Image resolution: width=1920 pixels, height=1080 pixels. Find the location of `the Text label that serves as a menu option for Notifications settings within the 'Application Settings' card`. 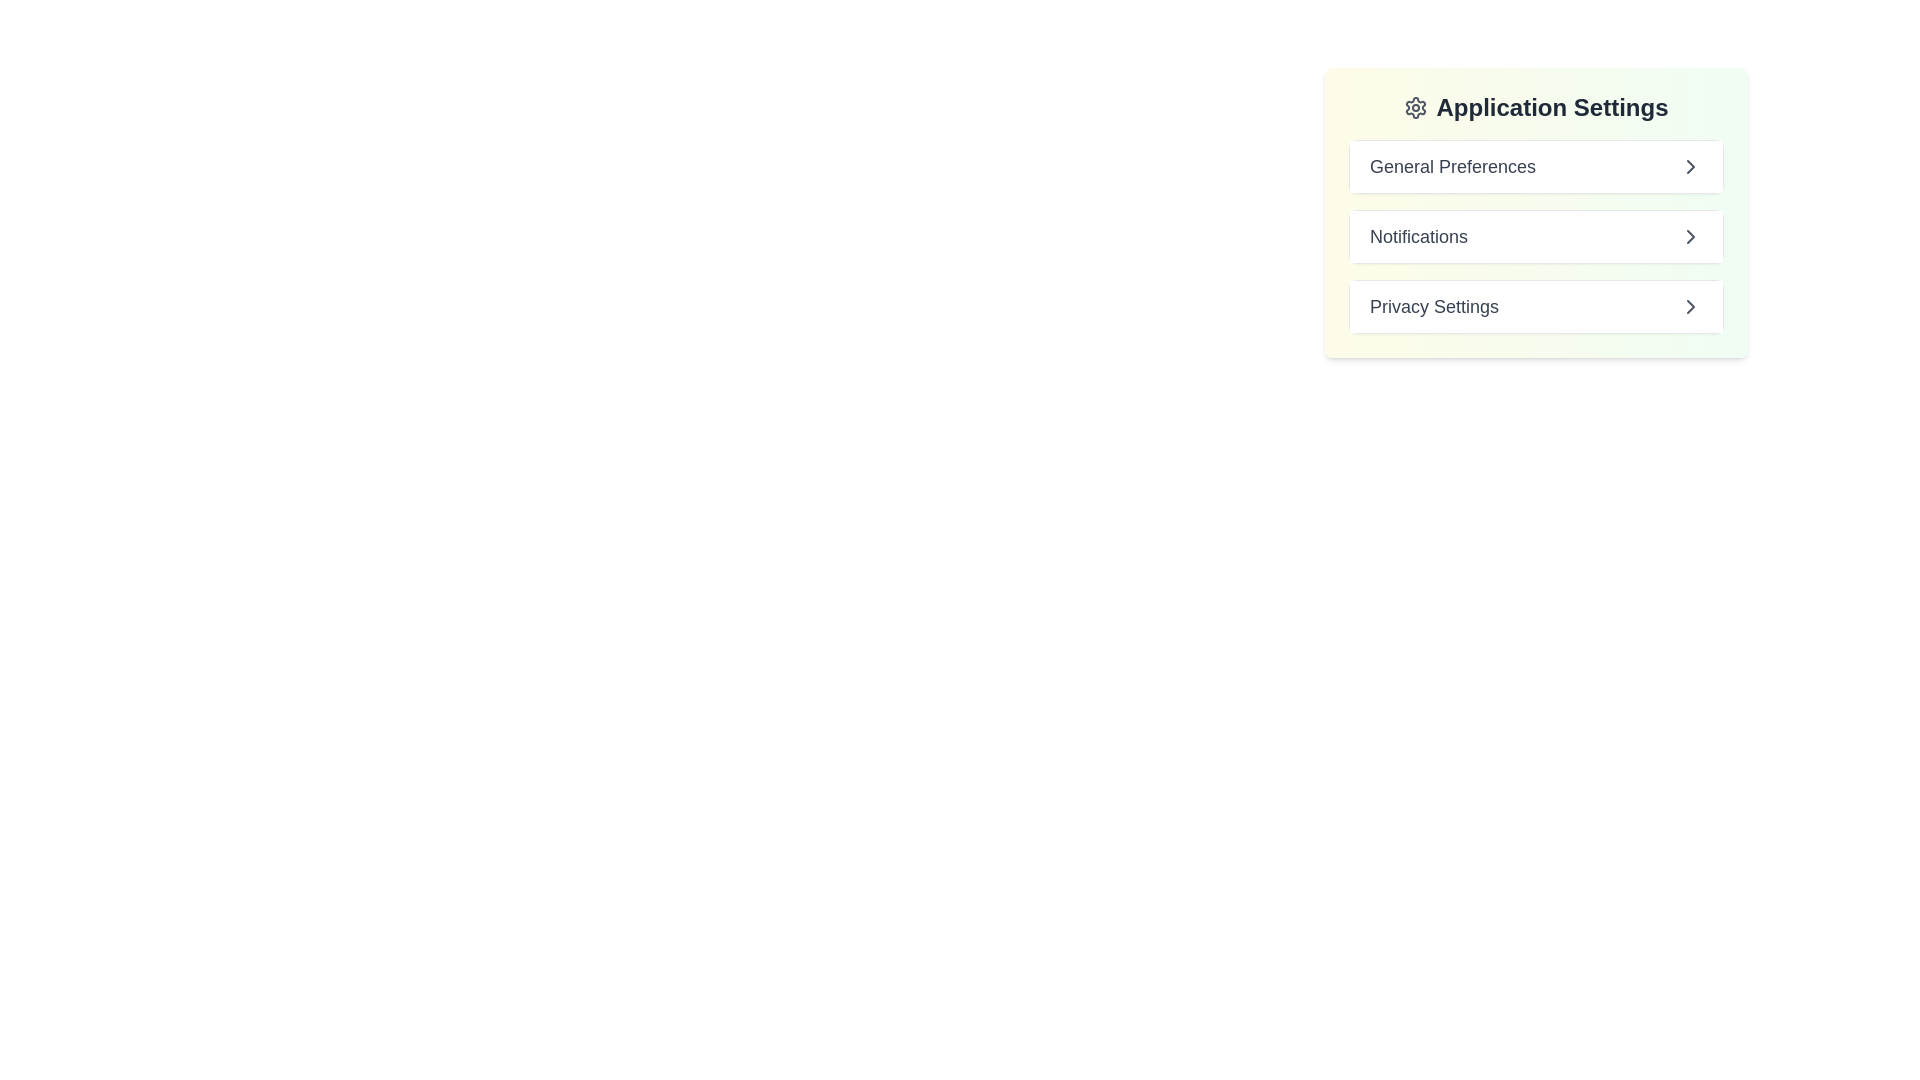

the Text label that serves as a menu option for Notifications settings within the 'Application Settings' card is located at coordinates (1418, 235).